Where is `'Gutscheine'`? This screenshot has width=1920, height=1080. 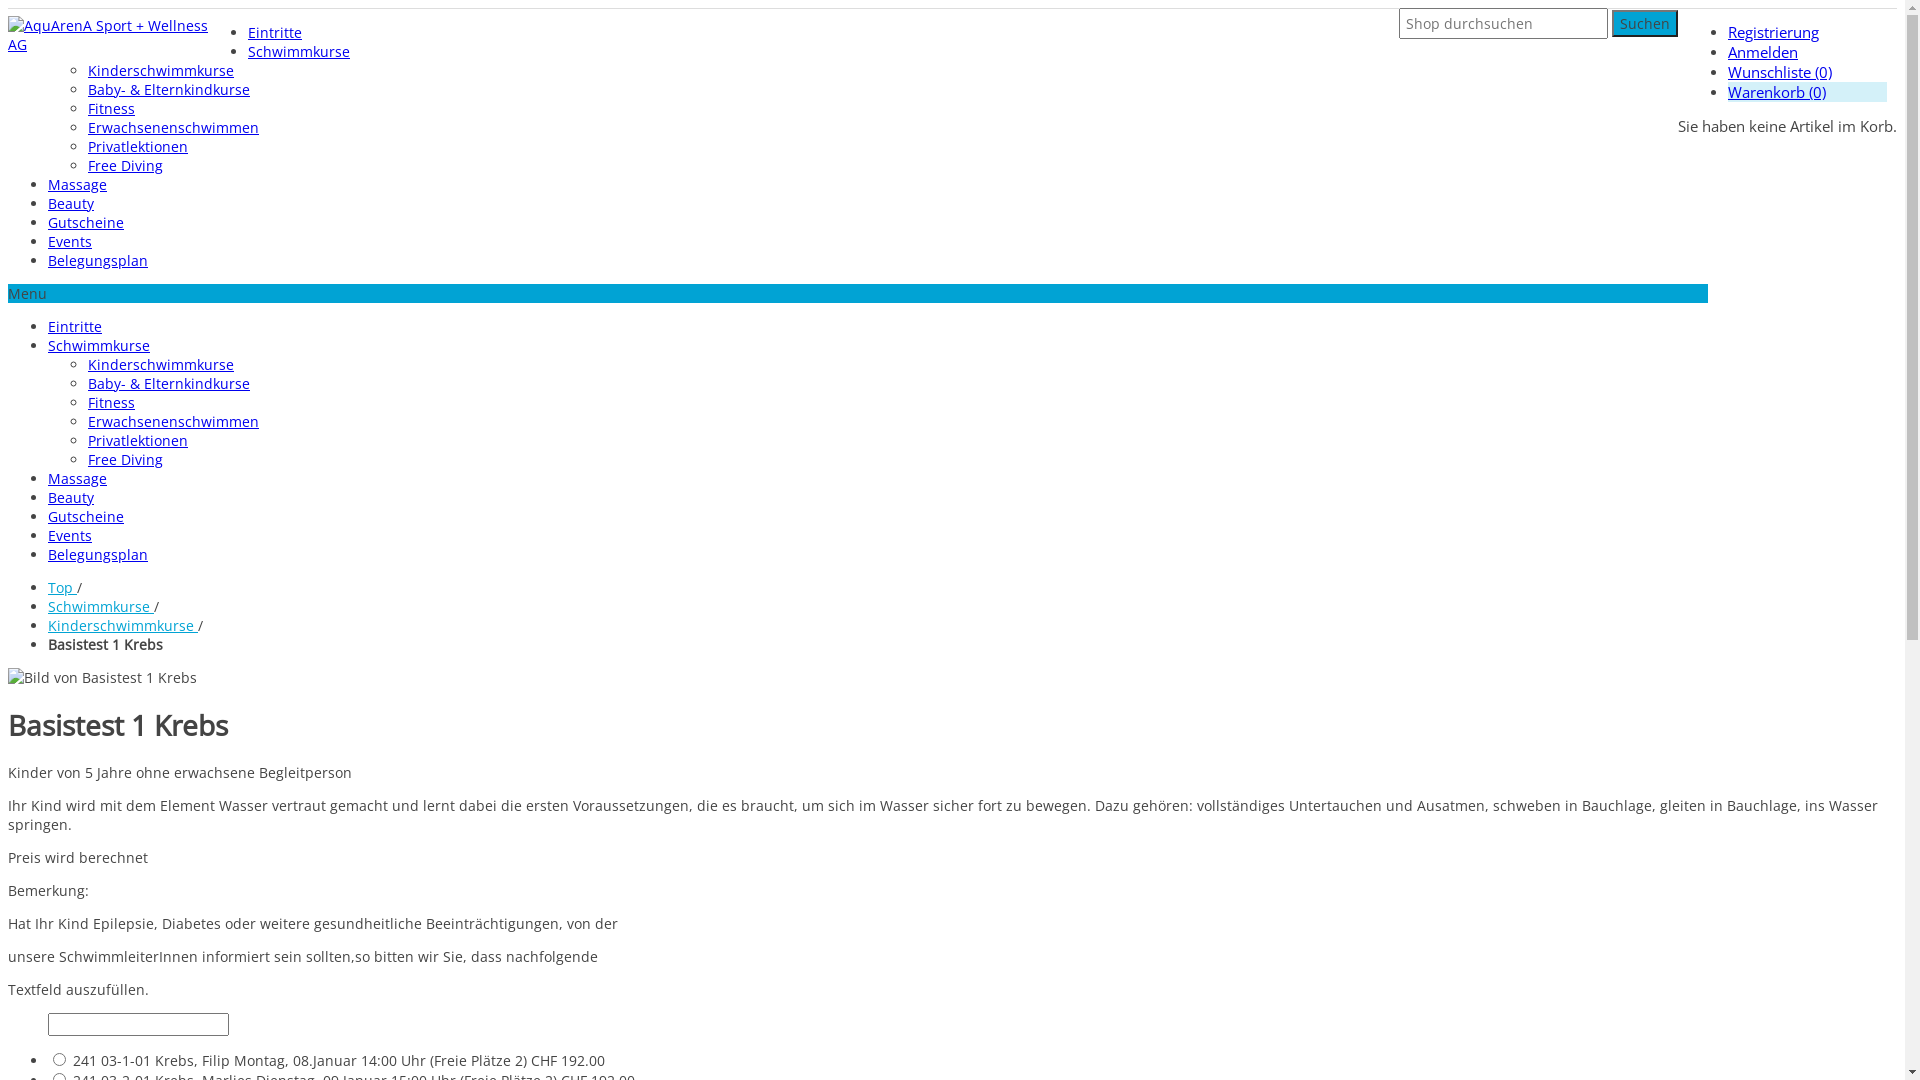 'Gutscheine' is located at coordinates (85, 515).